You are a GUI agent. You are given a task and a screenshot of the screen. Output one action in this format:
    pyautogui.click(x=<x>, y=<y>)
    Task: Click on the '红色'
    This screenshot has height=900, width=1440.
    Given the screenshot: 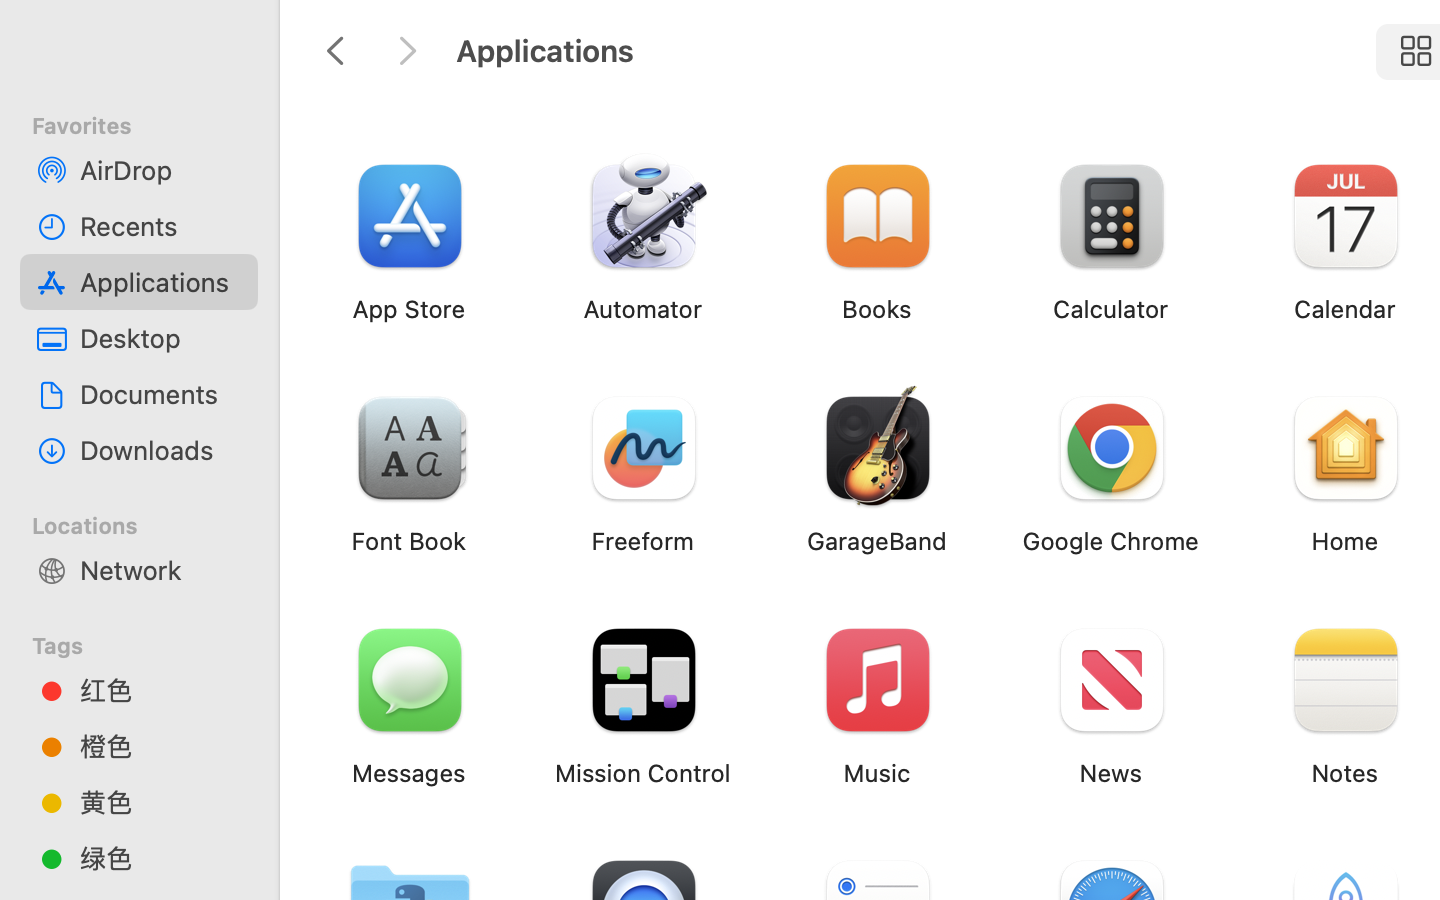 What is the action you would take?
    pyautogui.click(x=159, y=689)
    